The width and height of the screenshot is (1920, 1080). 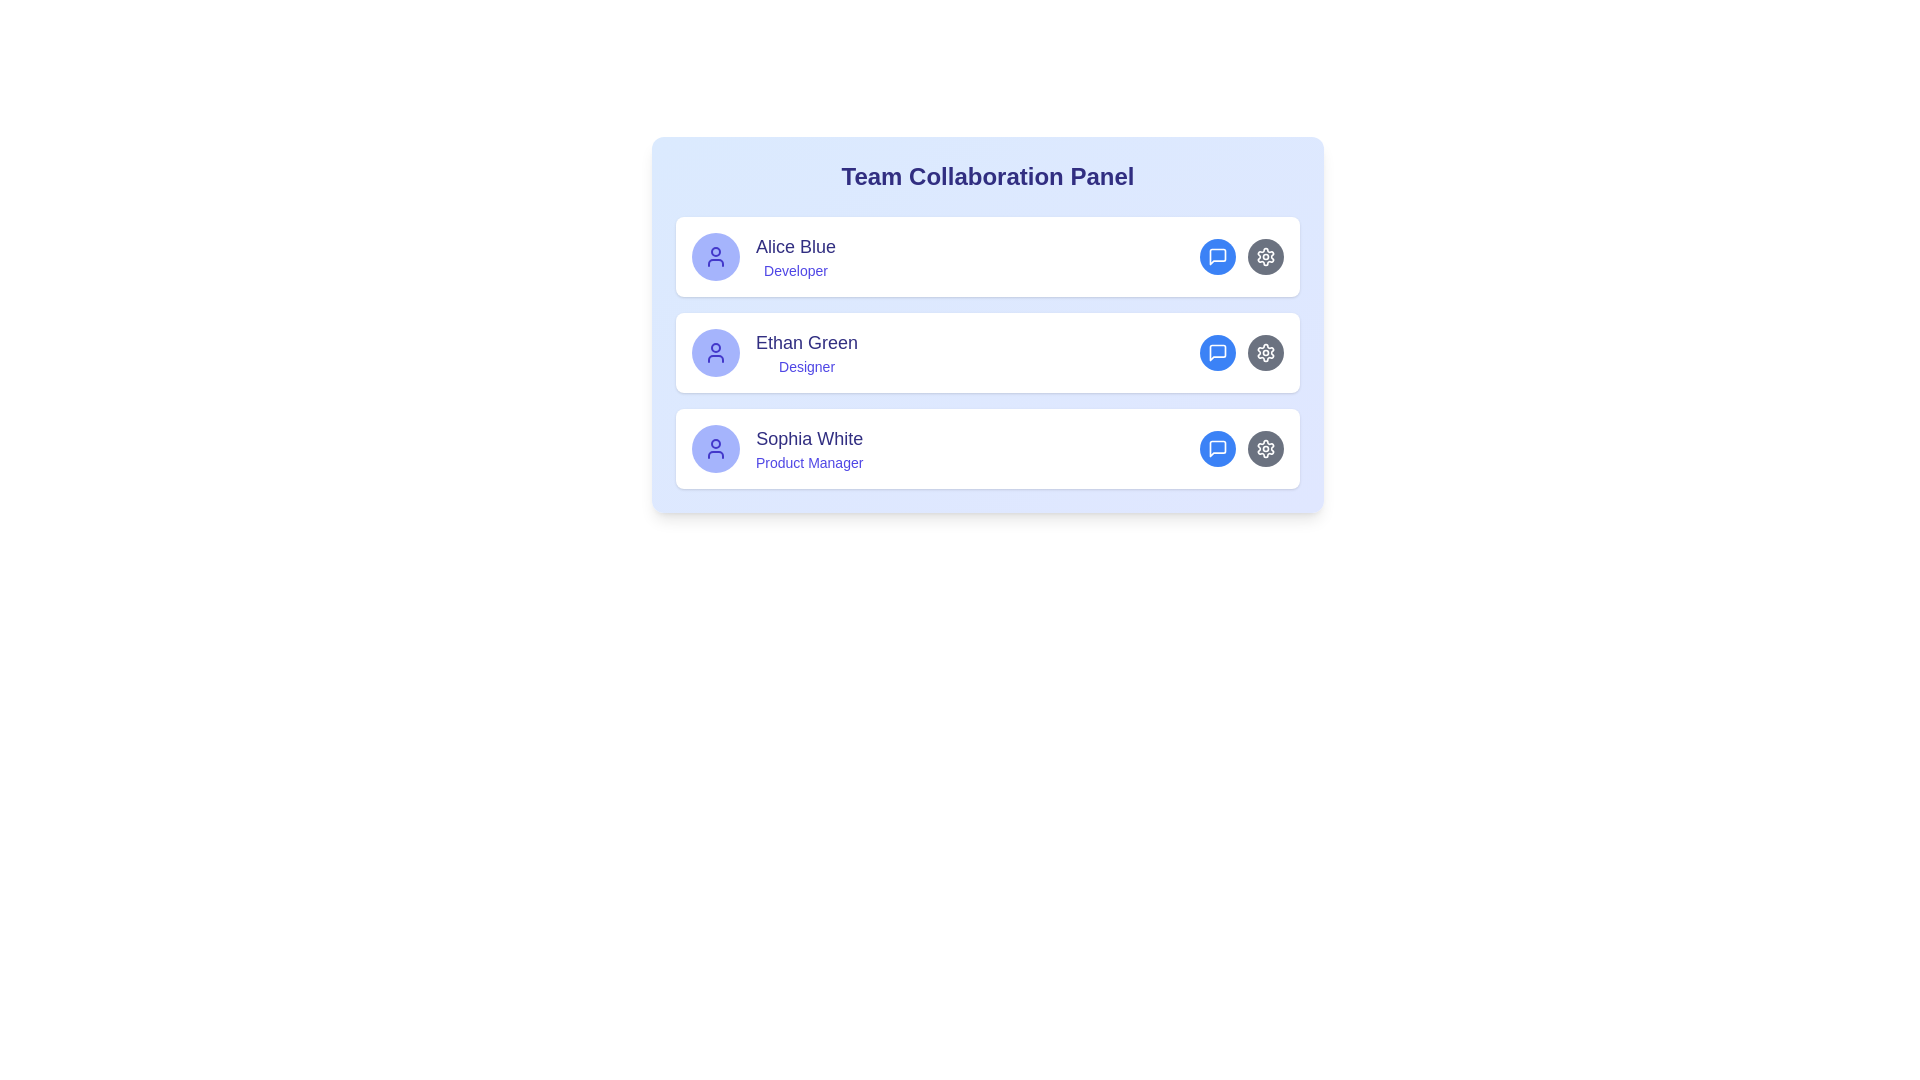 What do you see at coordinates (1265, 352) in the screenshot?
I see `the circular button with a gray background and gear icon, located to the right of a blue button with a speech bubble icon` at bounding box center [1265, 352].